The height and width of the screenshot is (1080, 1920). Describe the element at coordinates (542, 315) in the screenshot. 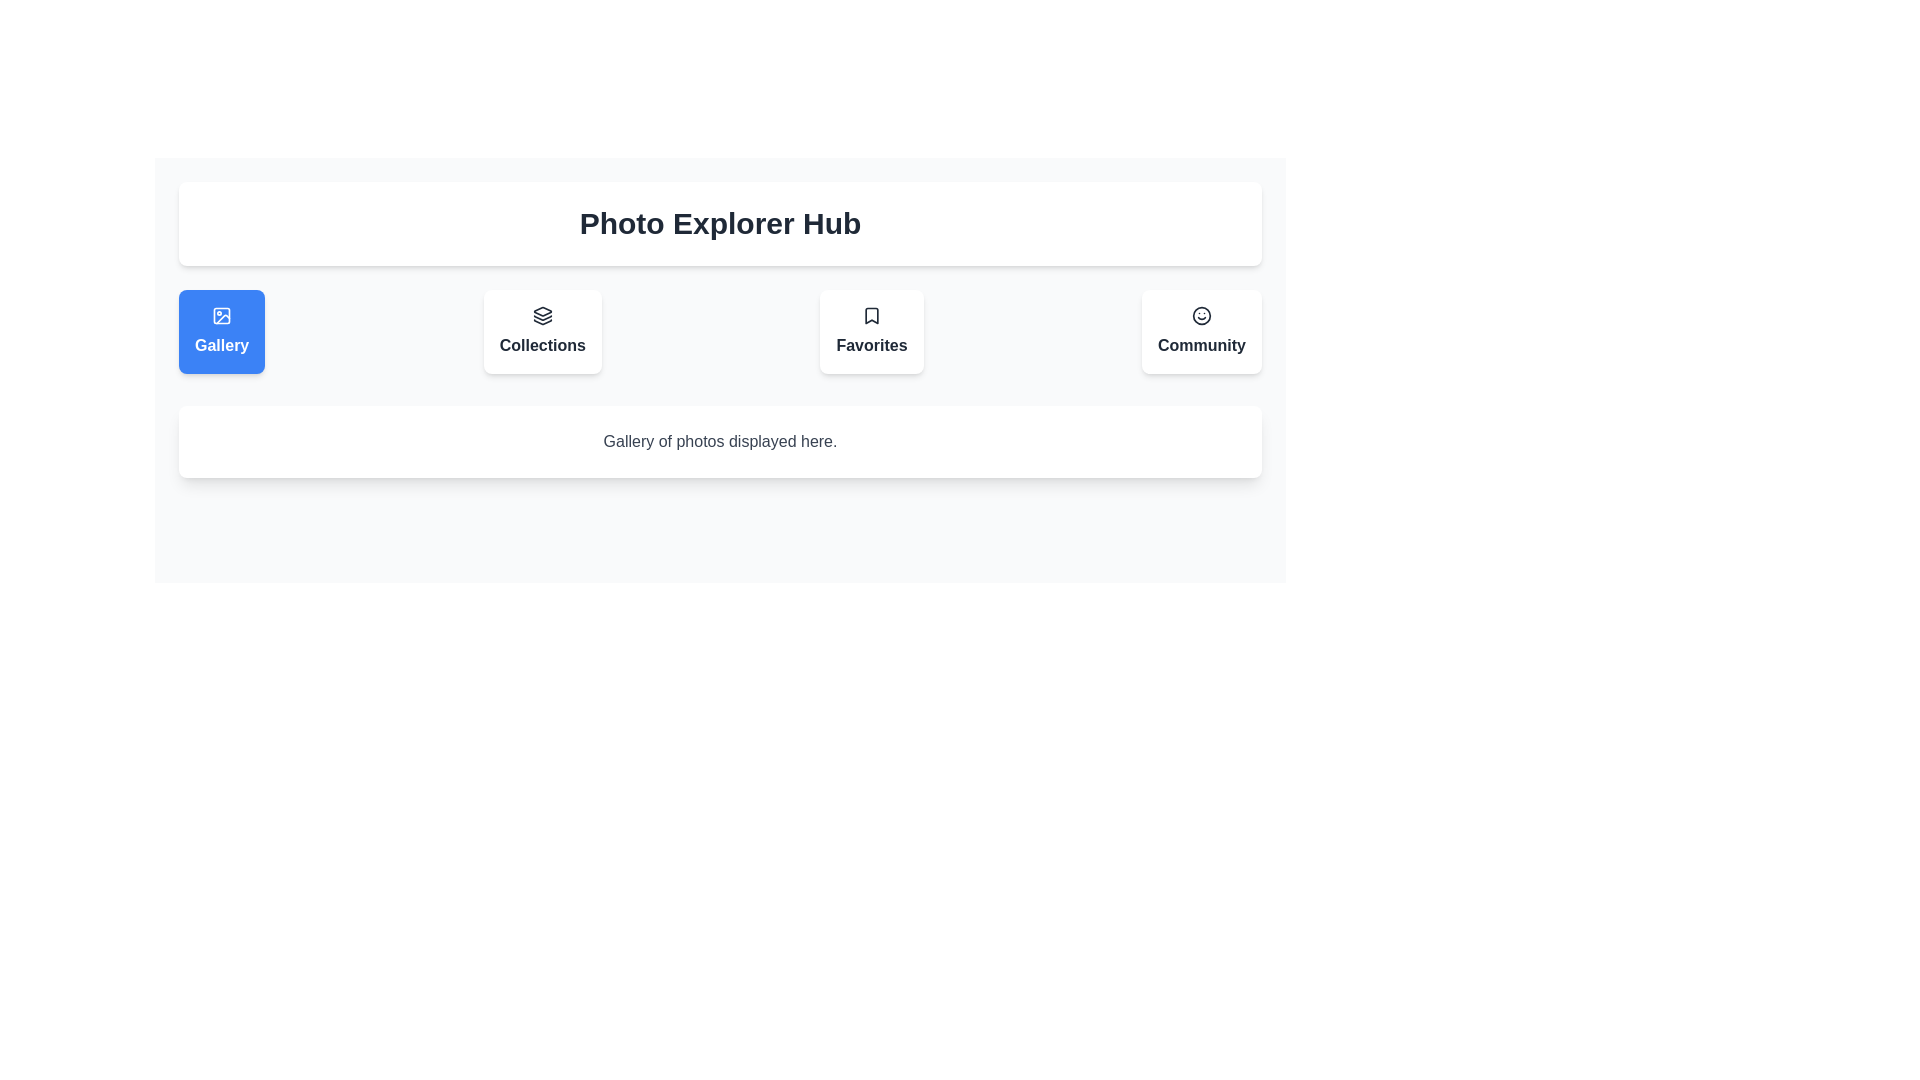

I see `the 'Collections' icon, which is the second option in the navigation menu, to enhance user recognition of its functionality` at that location.